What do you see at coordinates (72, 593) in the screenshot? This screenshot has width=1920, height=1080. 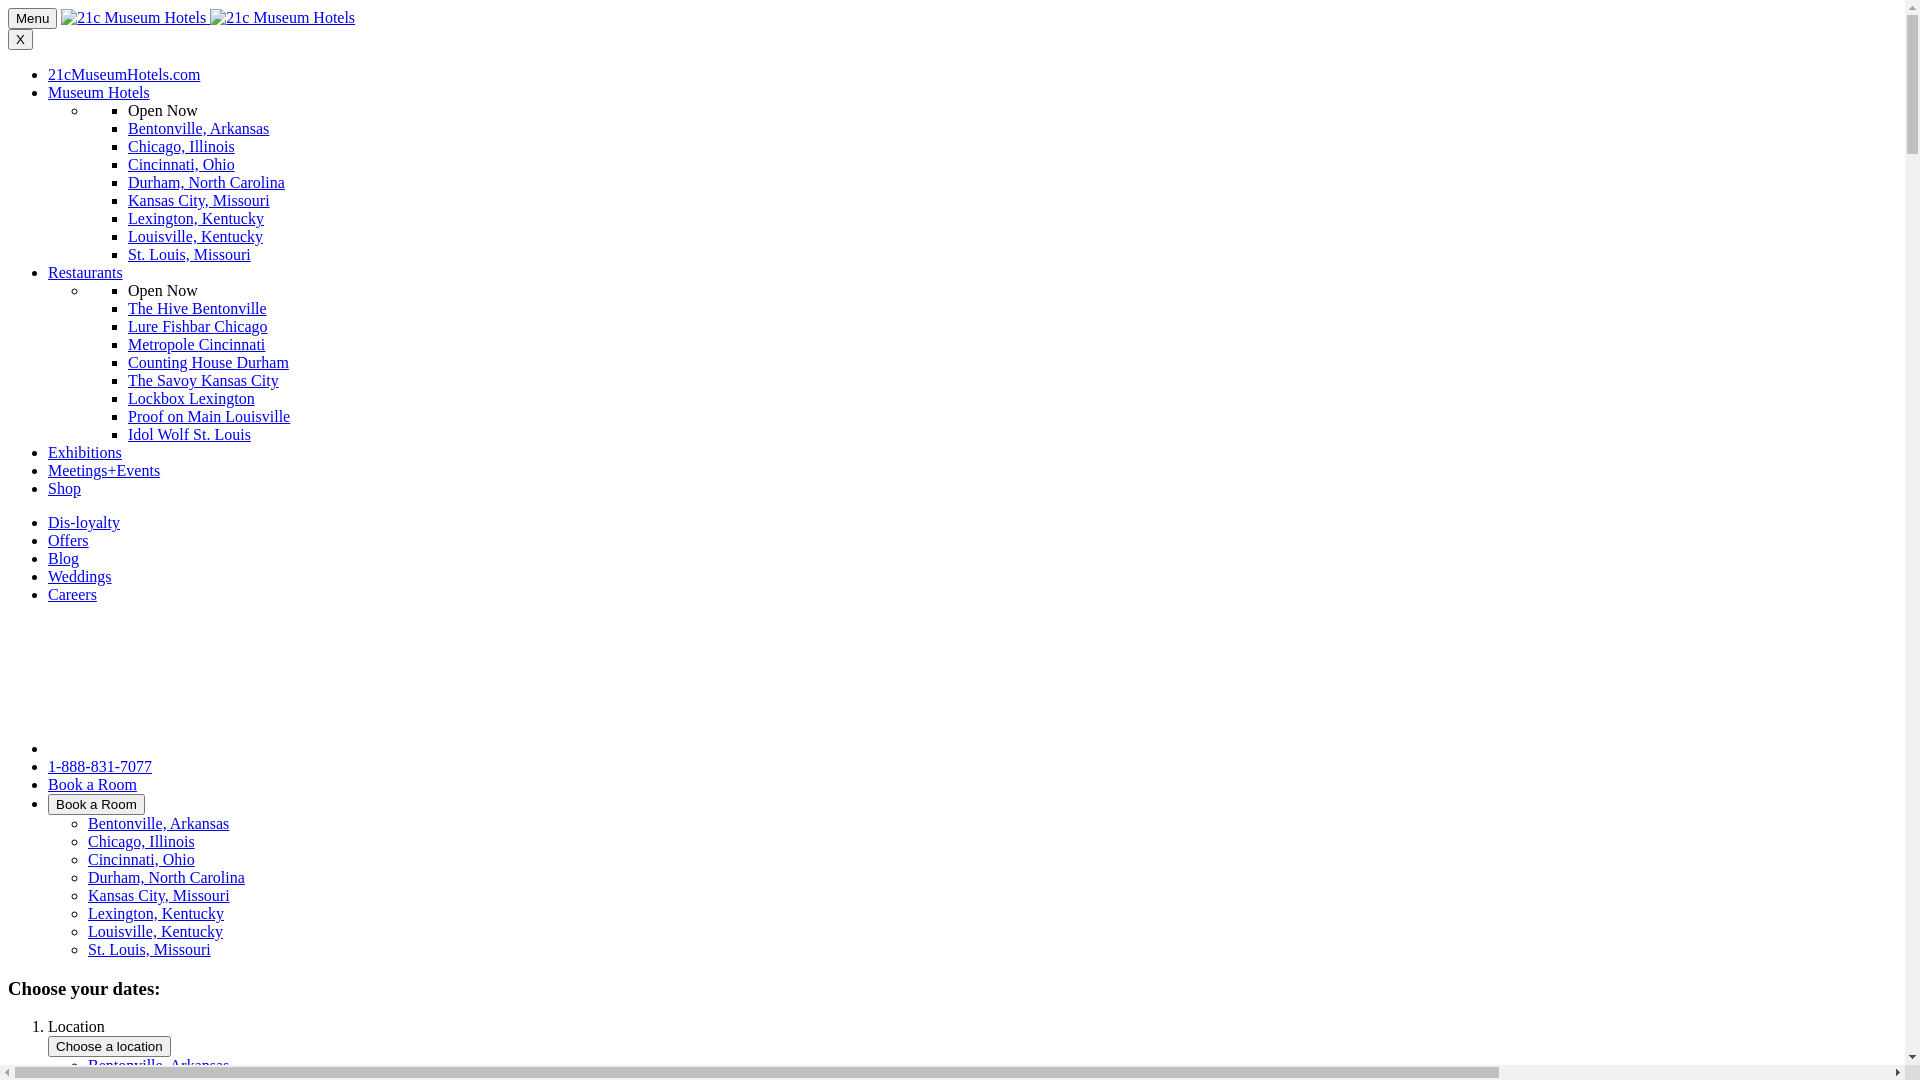 I see `'Careers'` at bounding box center [72, 593].